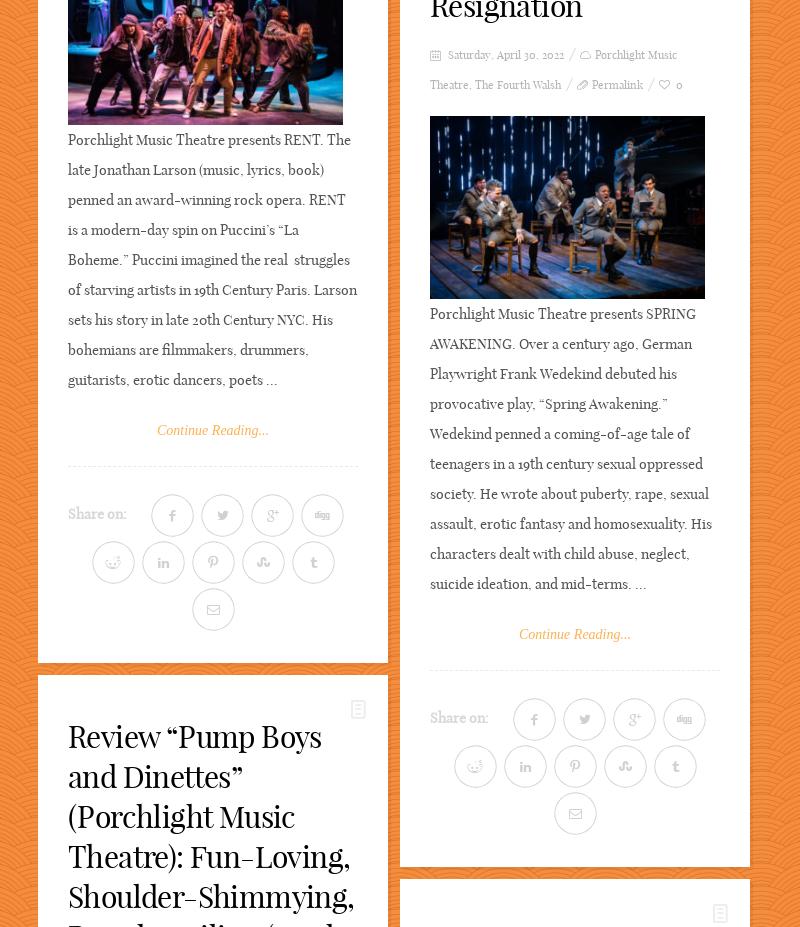 The image size is (800, 927). Describe the element at coordinates (430, 448) in the screenshot. I see `'Porchlight Music Theatre presents SPRING AWAKENING.
Over a century ago, German Playwright Frank Wedekind debuted his provocative play, “Spring Awakening.” Wedekind penned a coming-of-age tale of teenagers in a 19th century sexual oppressed society. He wrote about puberty, rape, sexual assault, erotic fantasy and homosexuality. His characters dealt with child abuse, neglect, suicide ideation, and mid-terms. ...'` at that location.